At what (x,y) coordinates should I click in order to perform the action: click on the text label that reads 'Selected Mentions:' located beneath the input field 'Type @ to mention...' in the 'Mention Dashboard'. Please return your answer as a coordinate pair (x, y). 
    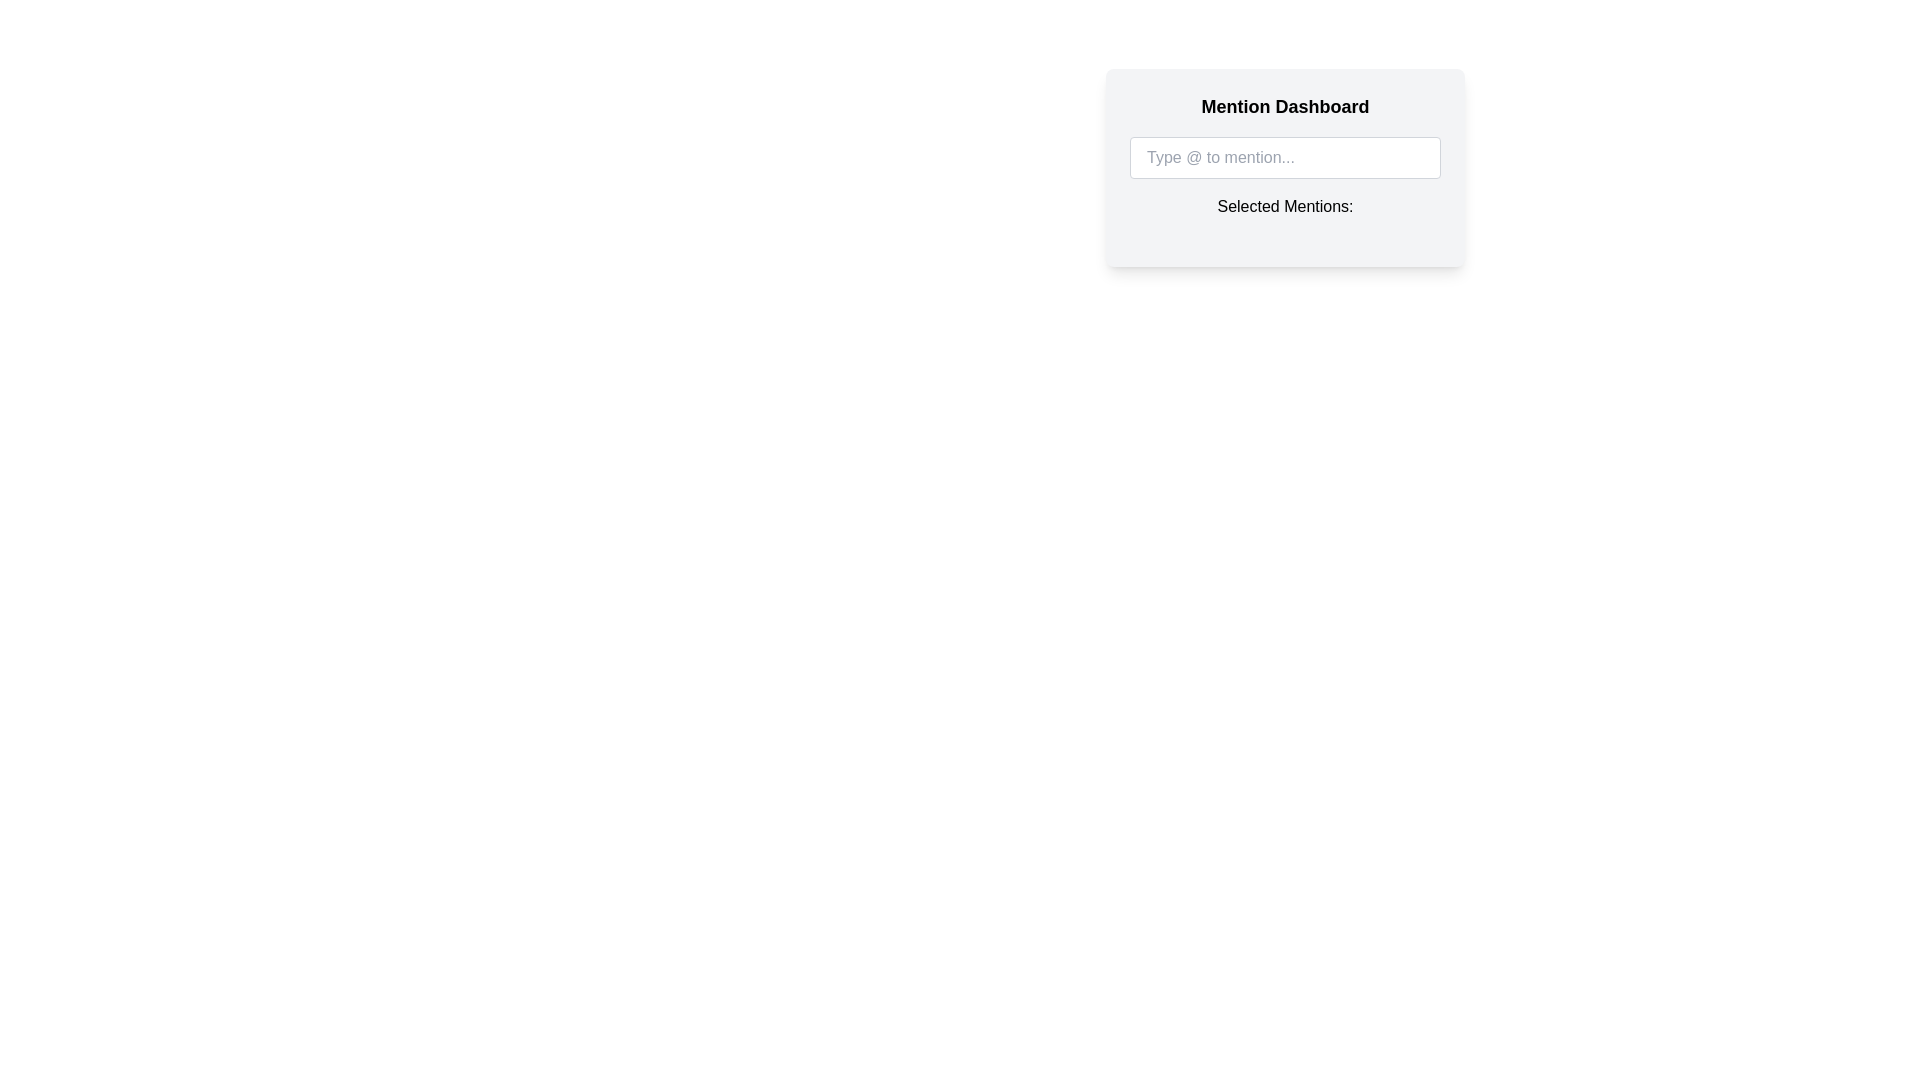
    Looking at the image, I should click on (1285, 207).